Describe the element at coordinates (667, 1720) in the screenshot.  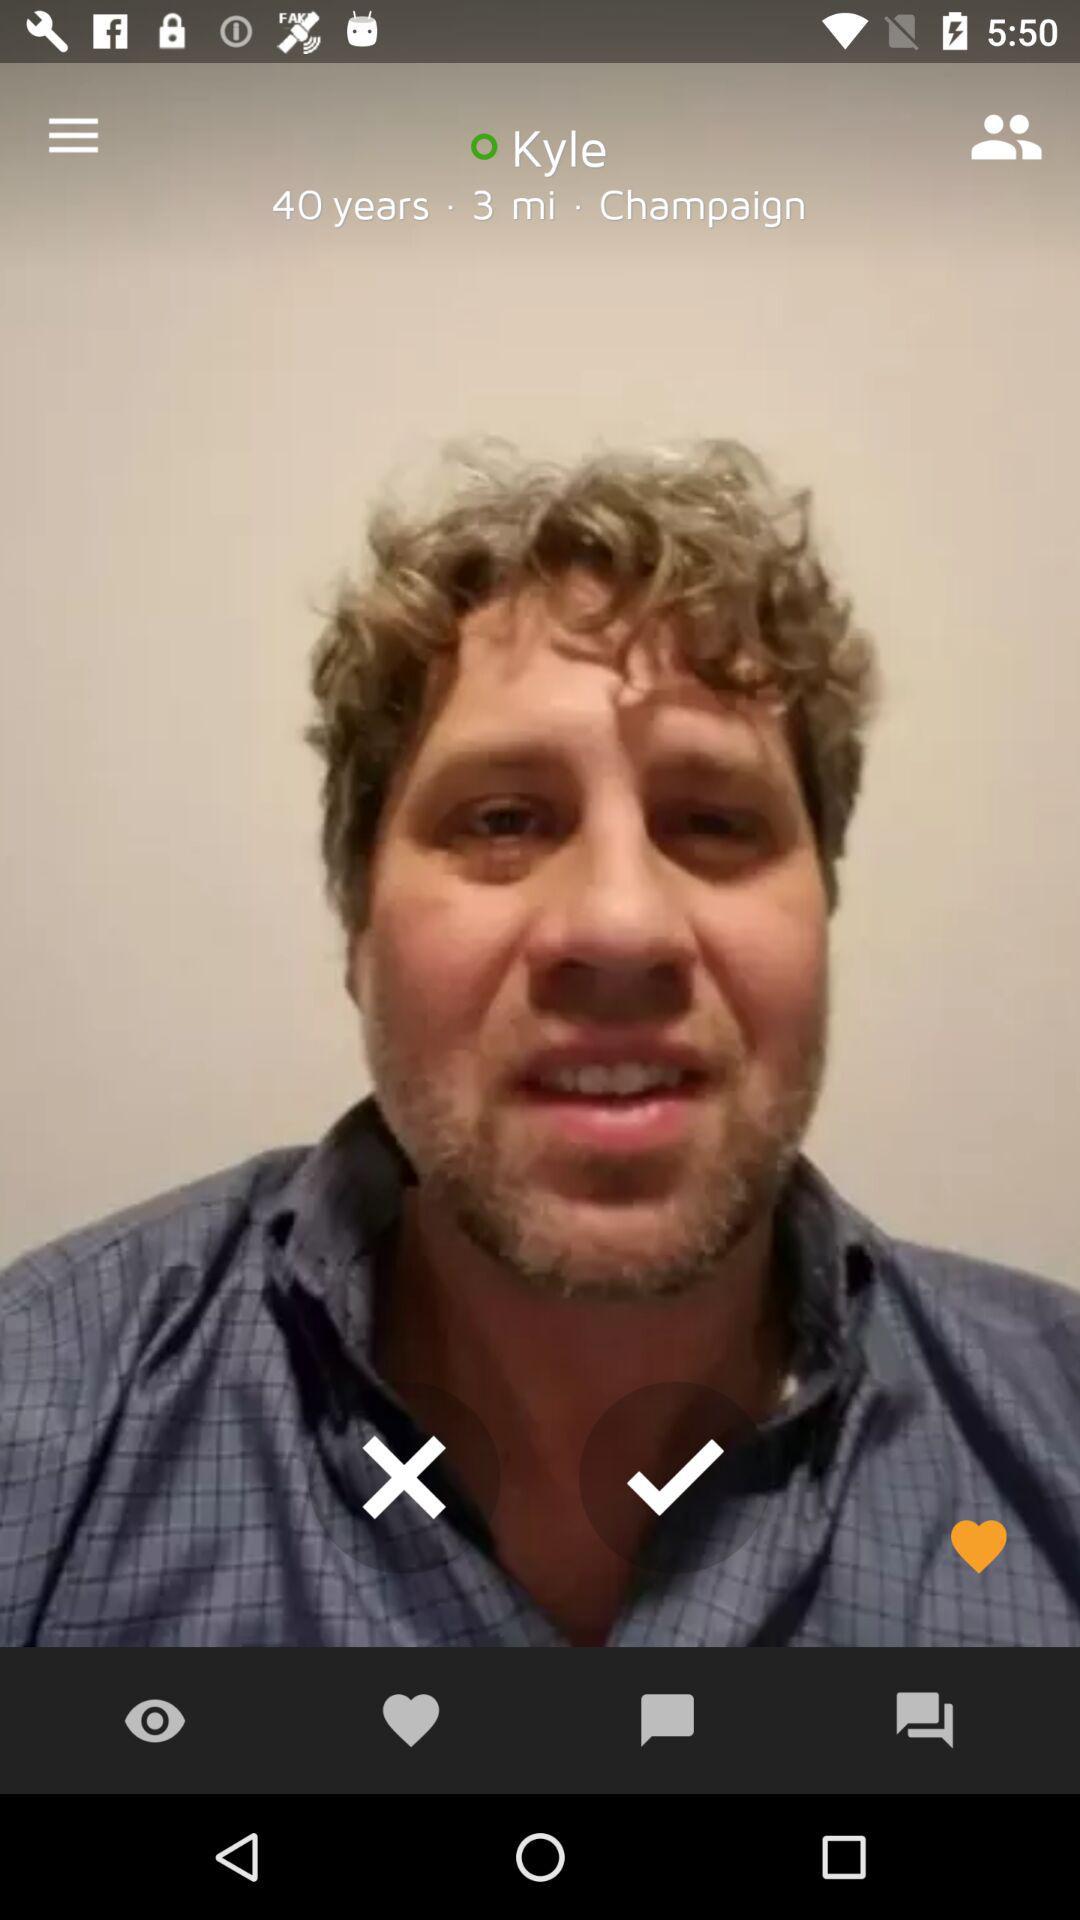
I see `the logo below tick mark` at that location.